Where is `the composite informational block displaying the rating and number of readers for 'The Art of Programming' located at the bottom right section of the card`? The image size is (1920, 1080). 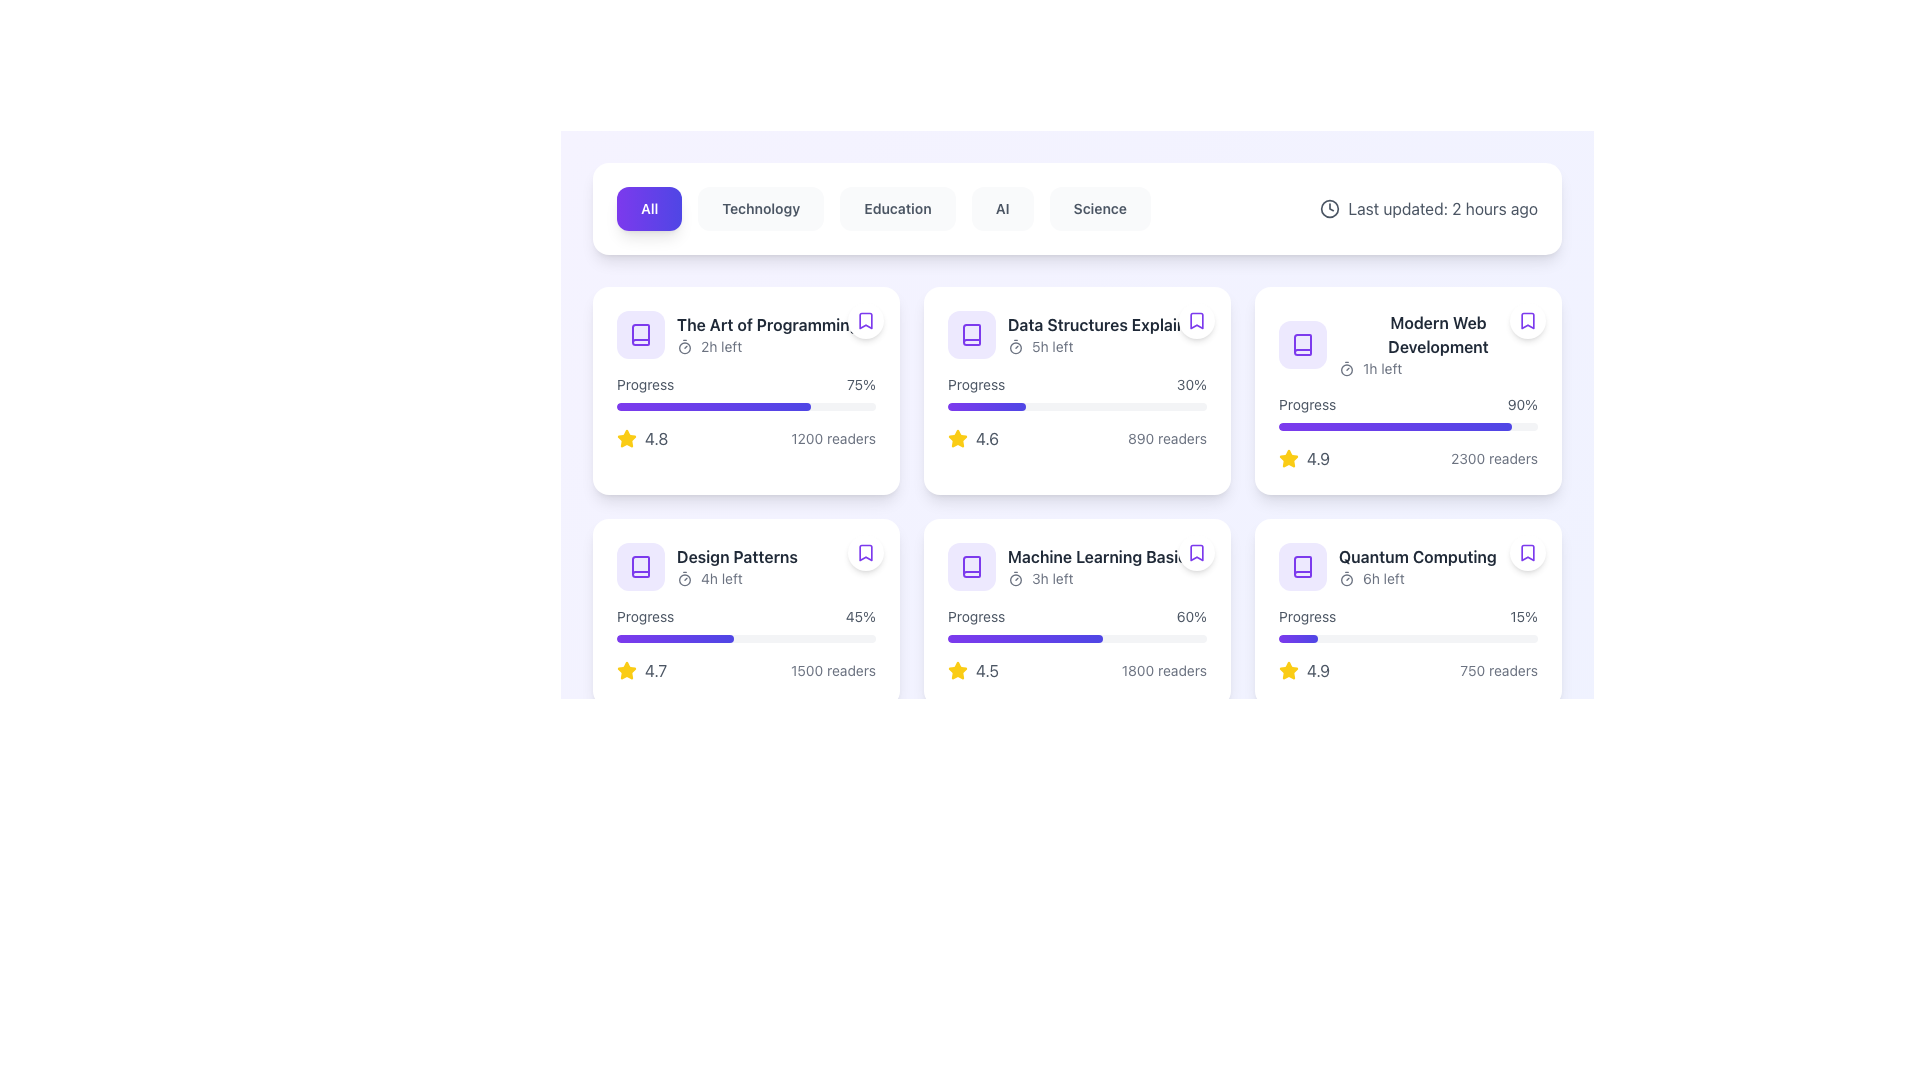 the composite informational block displaying the rating and number of readers for 'The Art of Programming' located at the bottom right section of the card is located at coordinates (745, 438).